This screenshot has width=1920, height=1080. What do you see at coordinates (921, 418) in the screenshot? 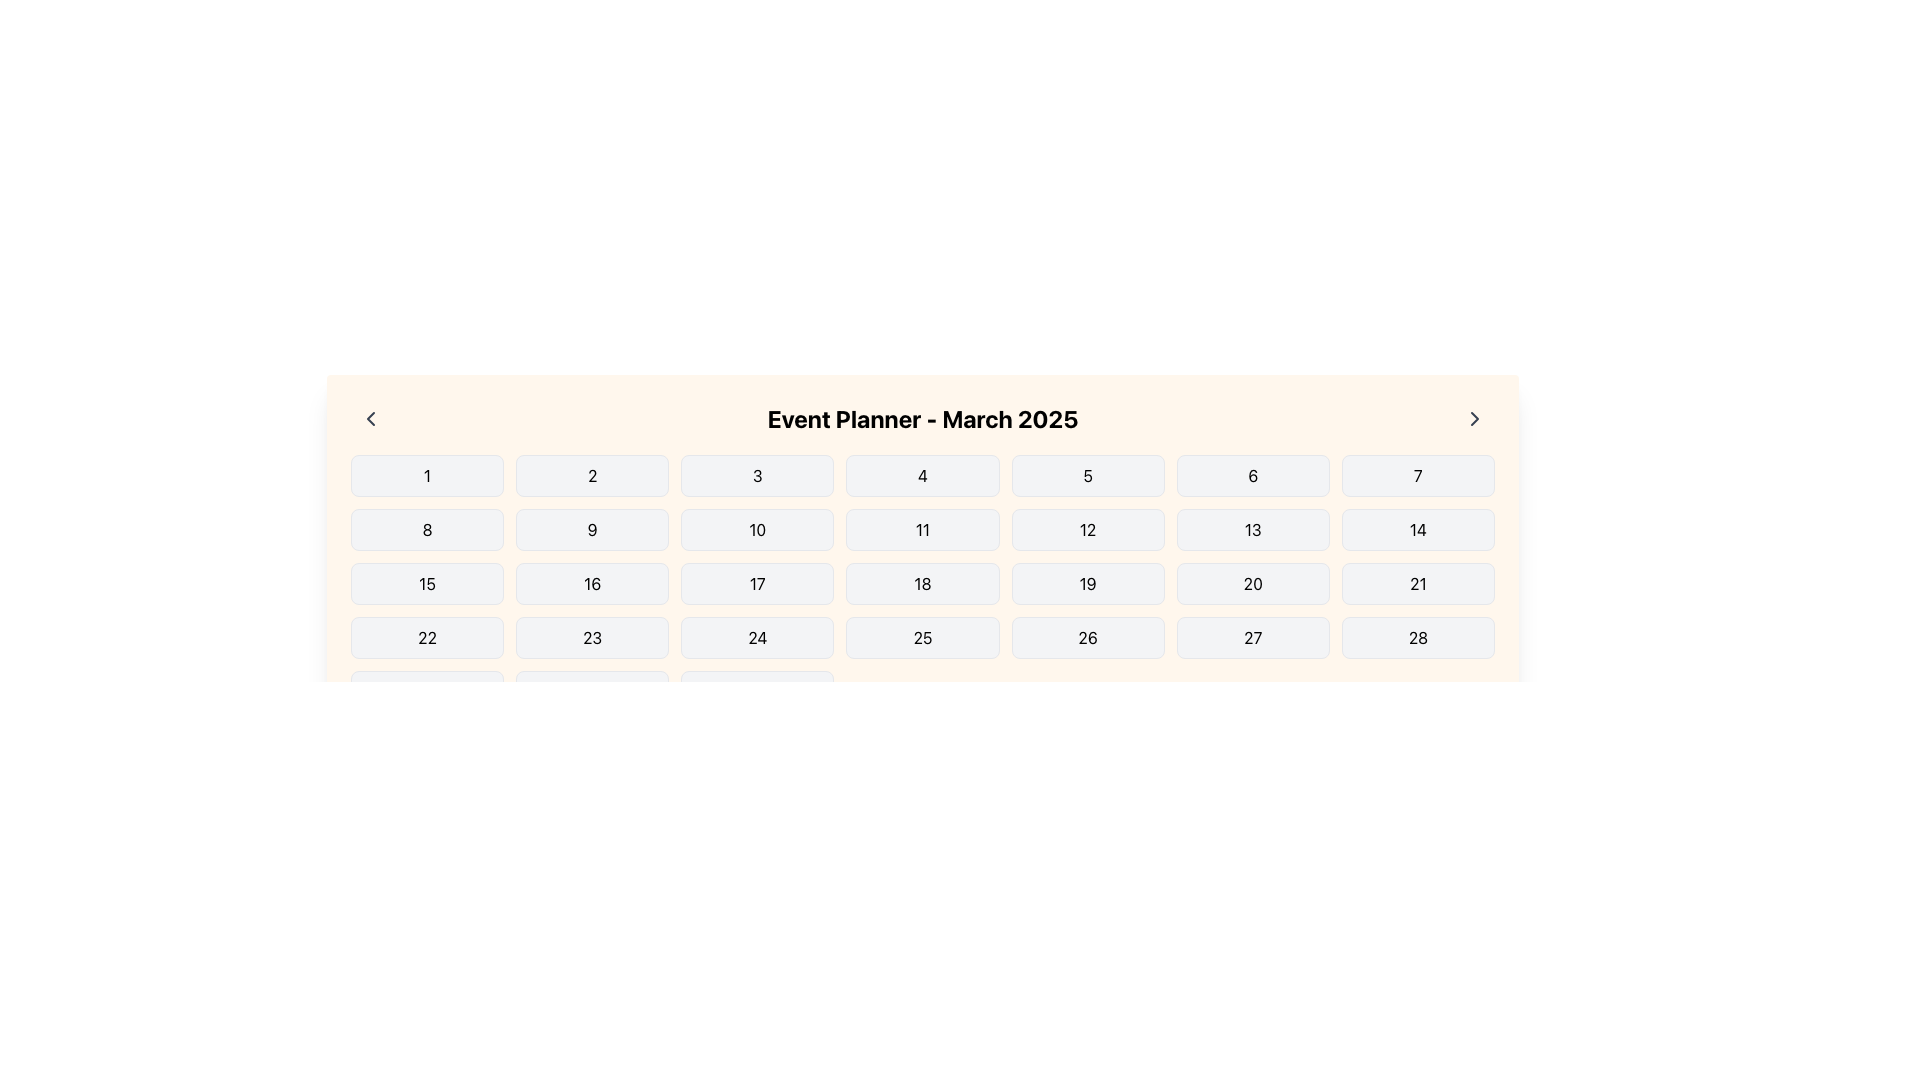
I see `the Header text indicating the current view or selected time period within the calendar or scheduling interface, which is positioned above the calendar grid` at bounding box center [921, 418].